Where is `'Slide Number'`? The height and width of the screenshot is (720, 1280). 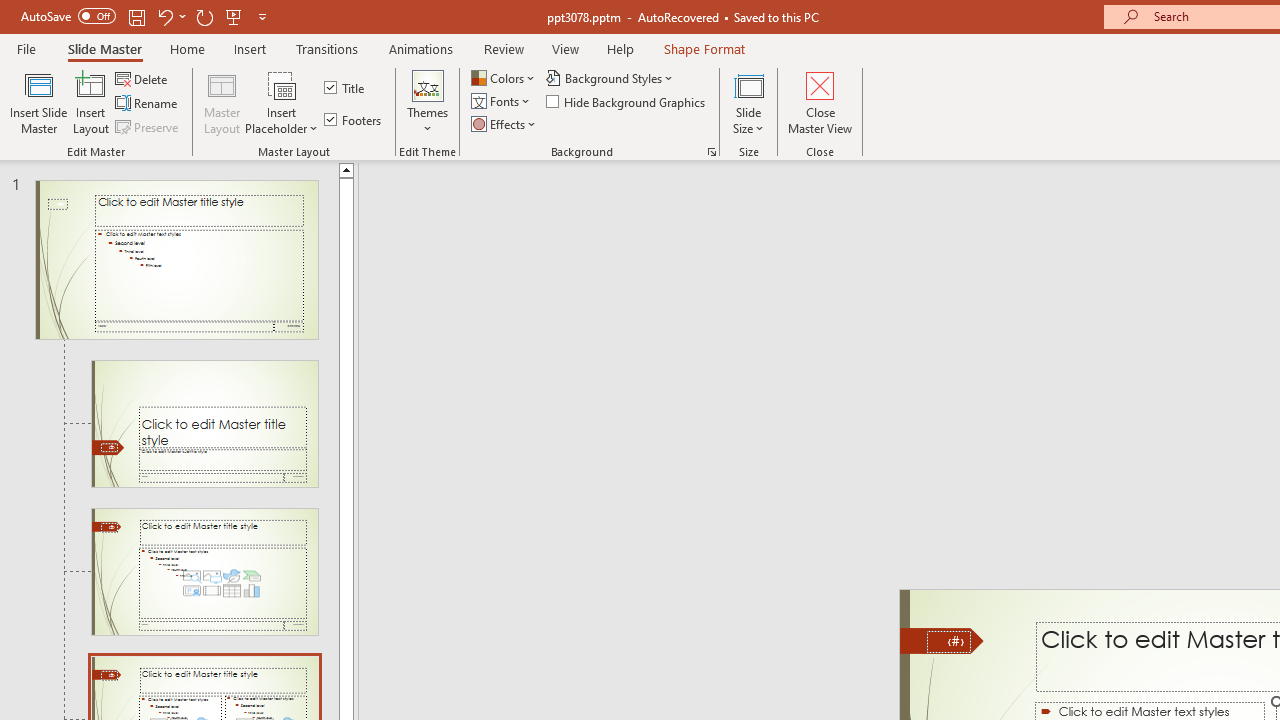
'Slide Number' is located at coordinates (948, 641).